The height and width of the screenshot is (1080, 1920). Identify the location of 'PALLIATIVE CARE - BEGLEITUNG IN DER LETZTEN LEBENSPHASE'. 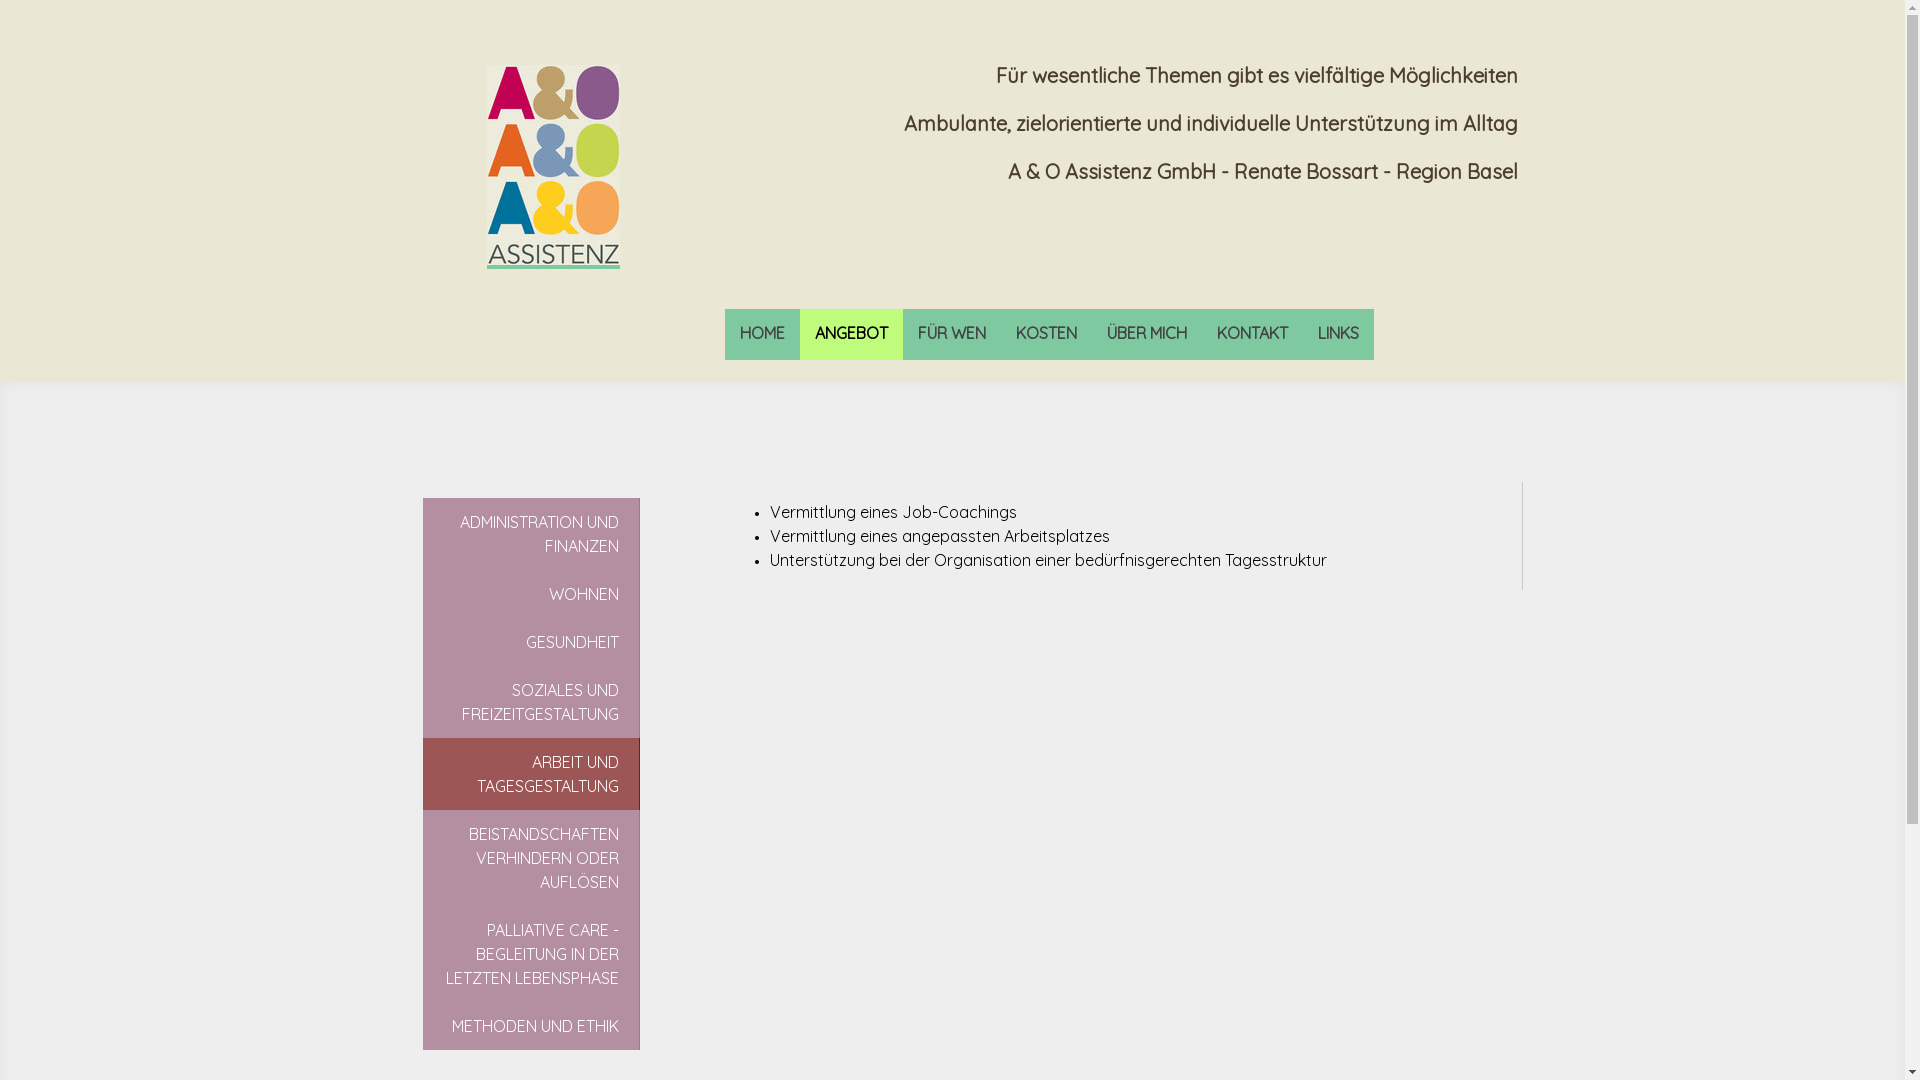
(531, 952).